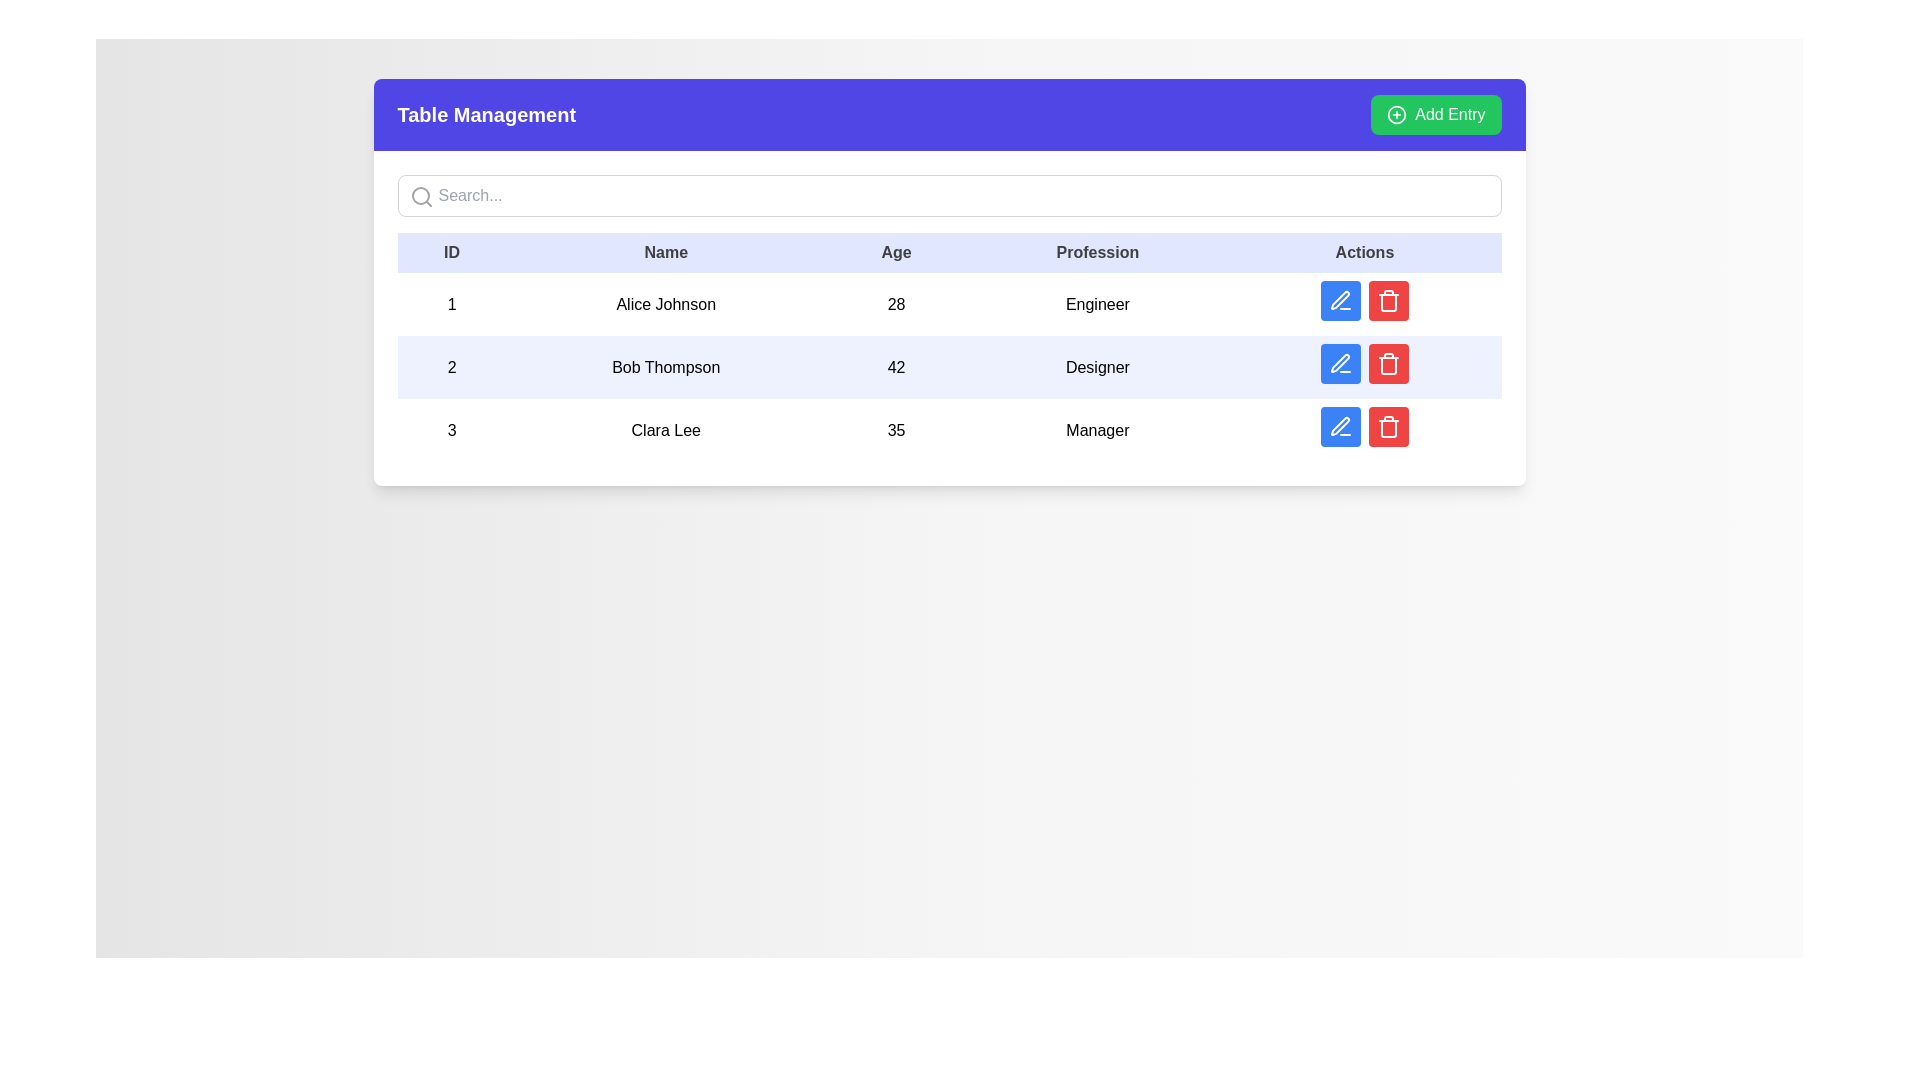 The height and width of the screenshot is (1080, 1920). What do you see at coordinates (1363, 426) in the screenshot?
I see `the blue edit button in the Actions column for user Clara Lee, which is part of a horizontally-aligned group of buttons at the far-right section of the last row` at bounding box center [1363, 426].